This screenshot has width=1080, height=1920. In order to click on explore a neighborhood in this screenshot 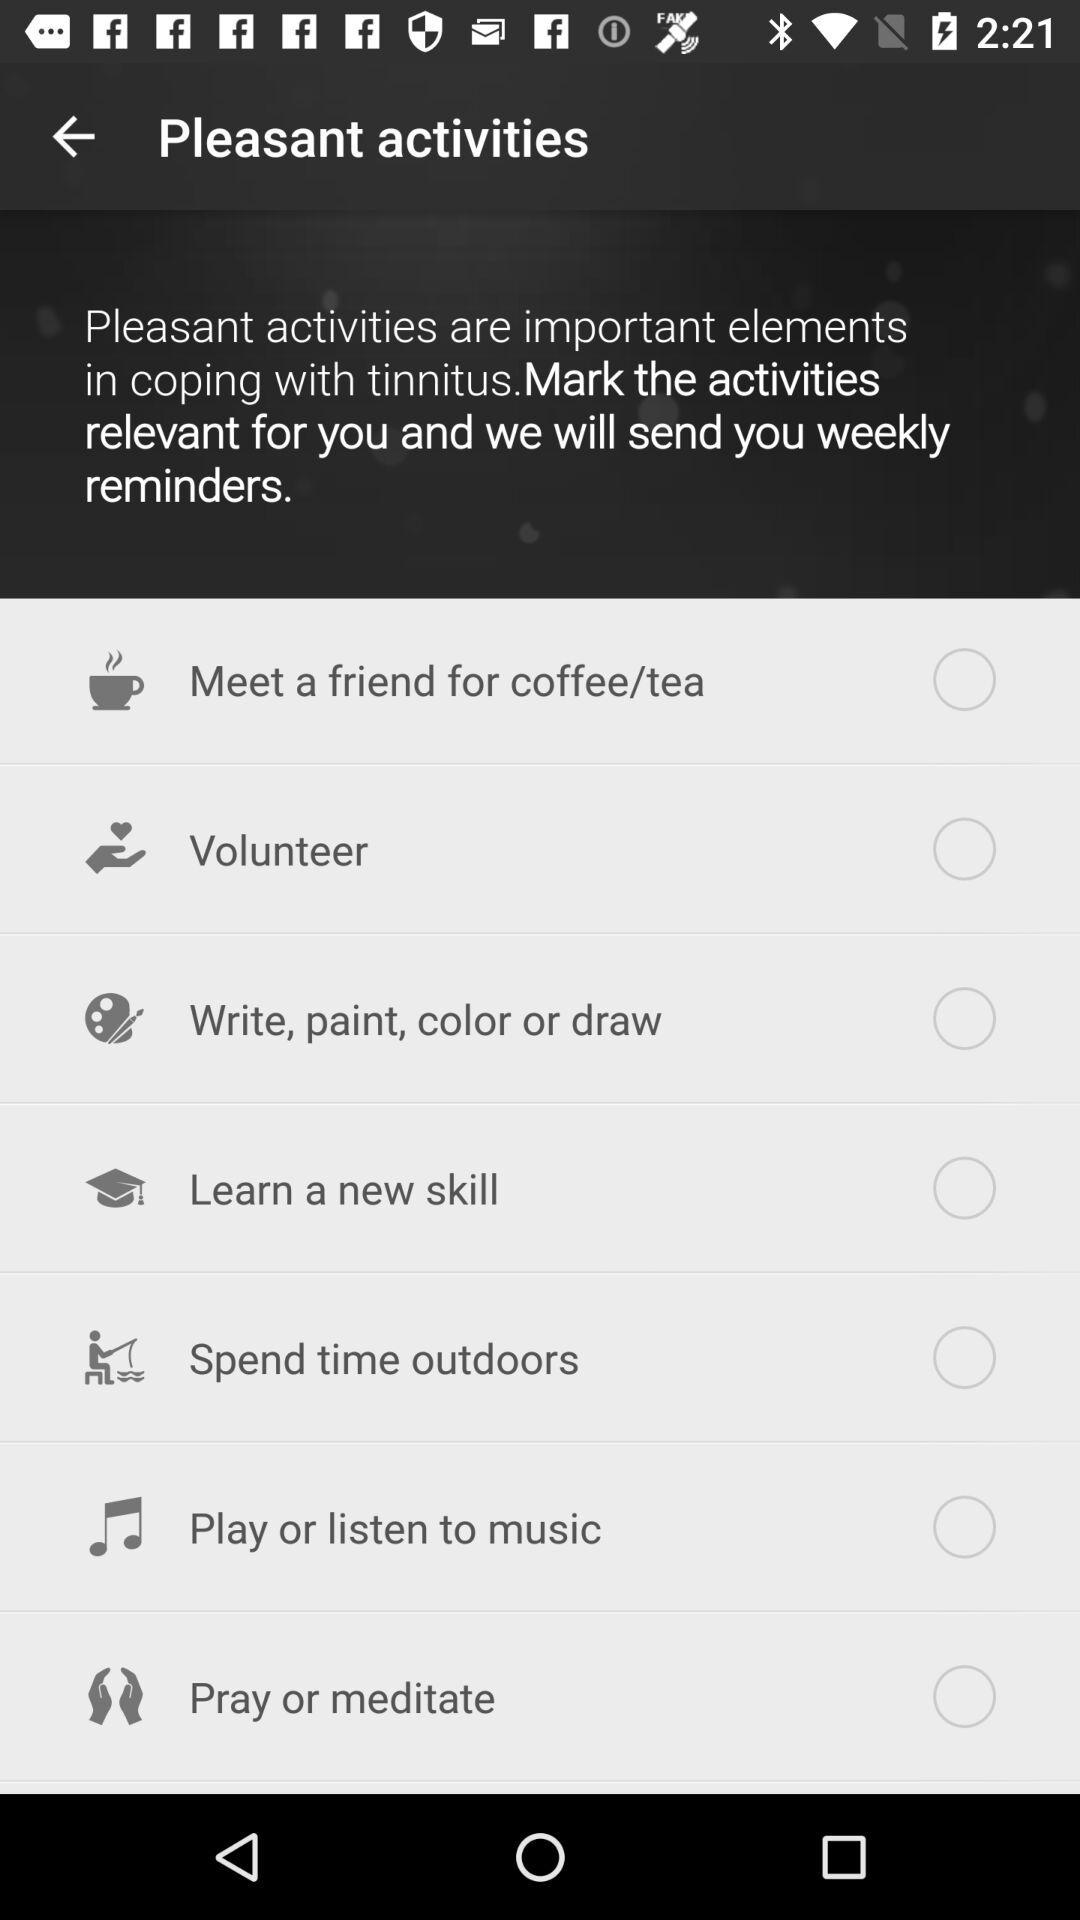, I will do `click(540, 1789)`.